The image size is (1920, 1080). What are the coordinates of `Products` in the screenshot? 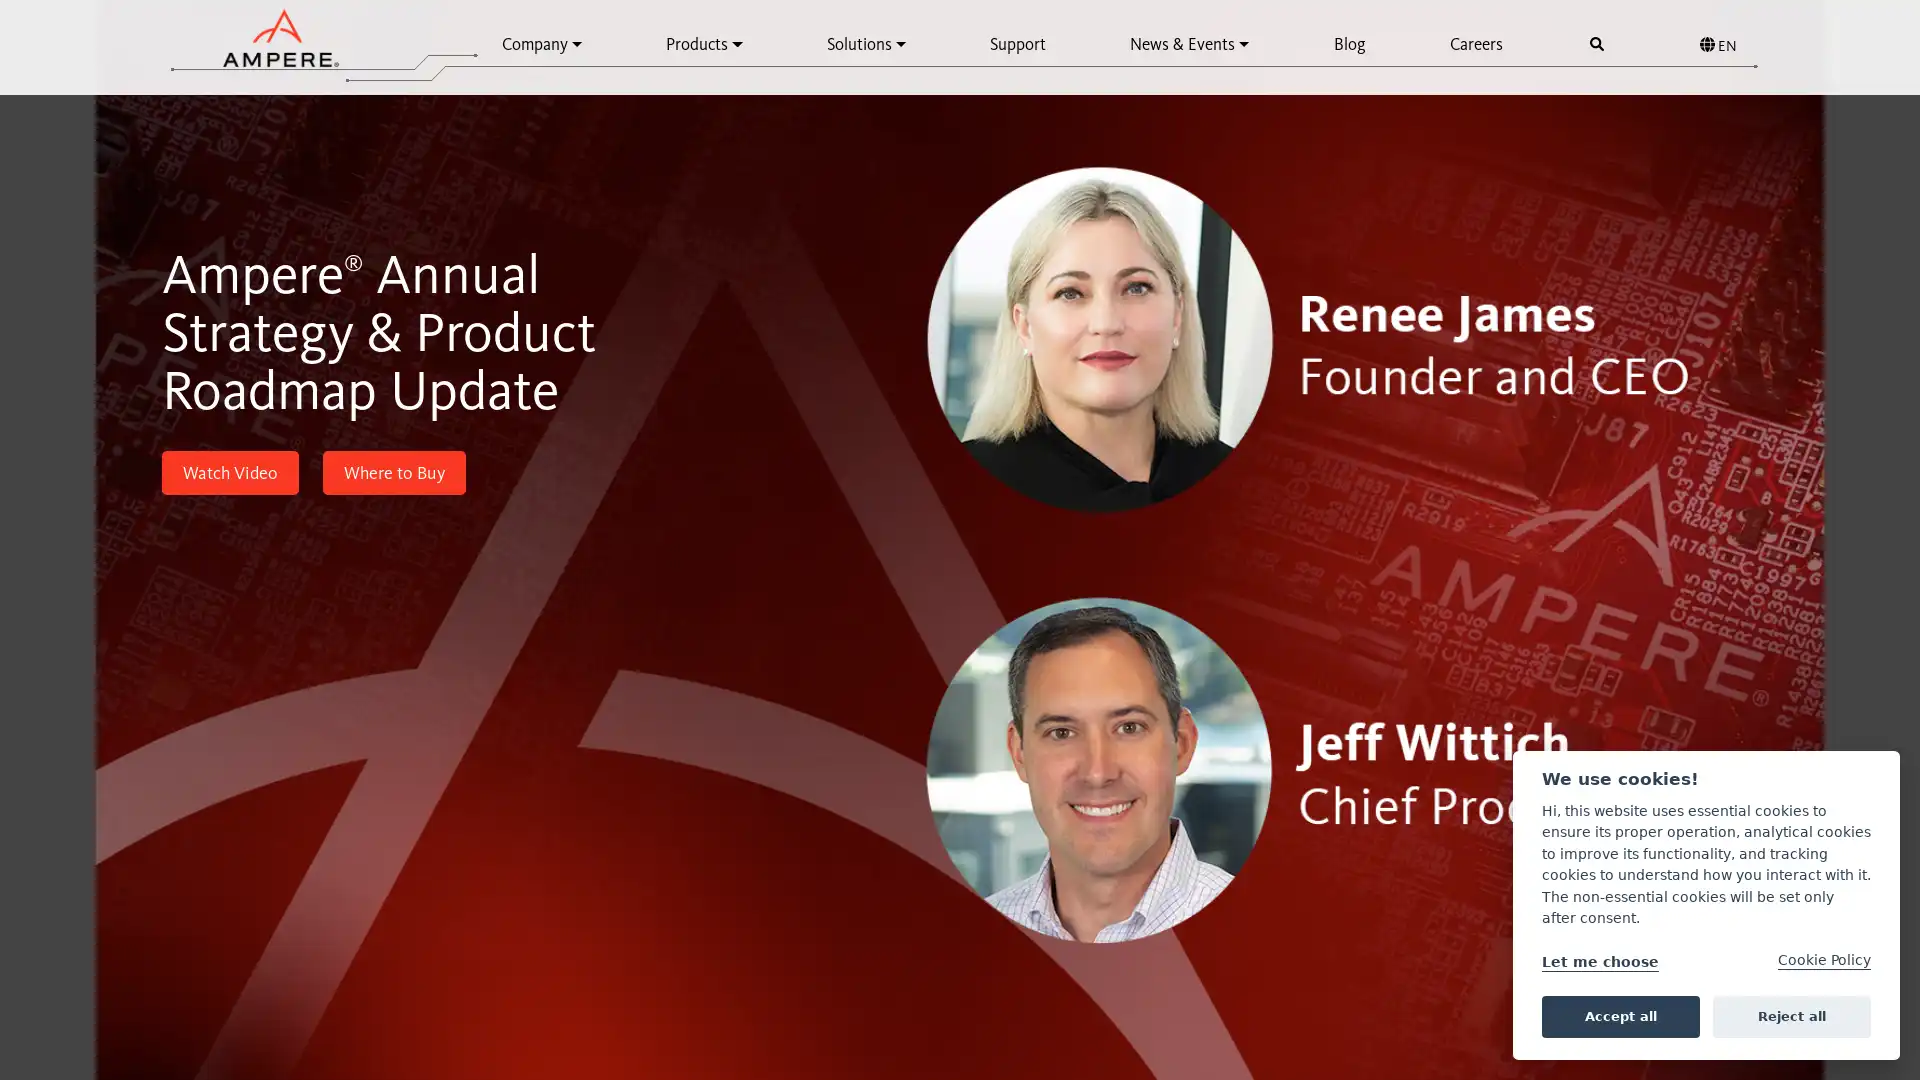 It's located at (704, 43).